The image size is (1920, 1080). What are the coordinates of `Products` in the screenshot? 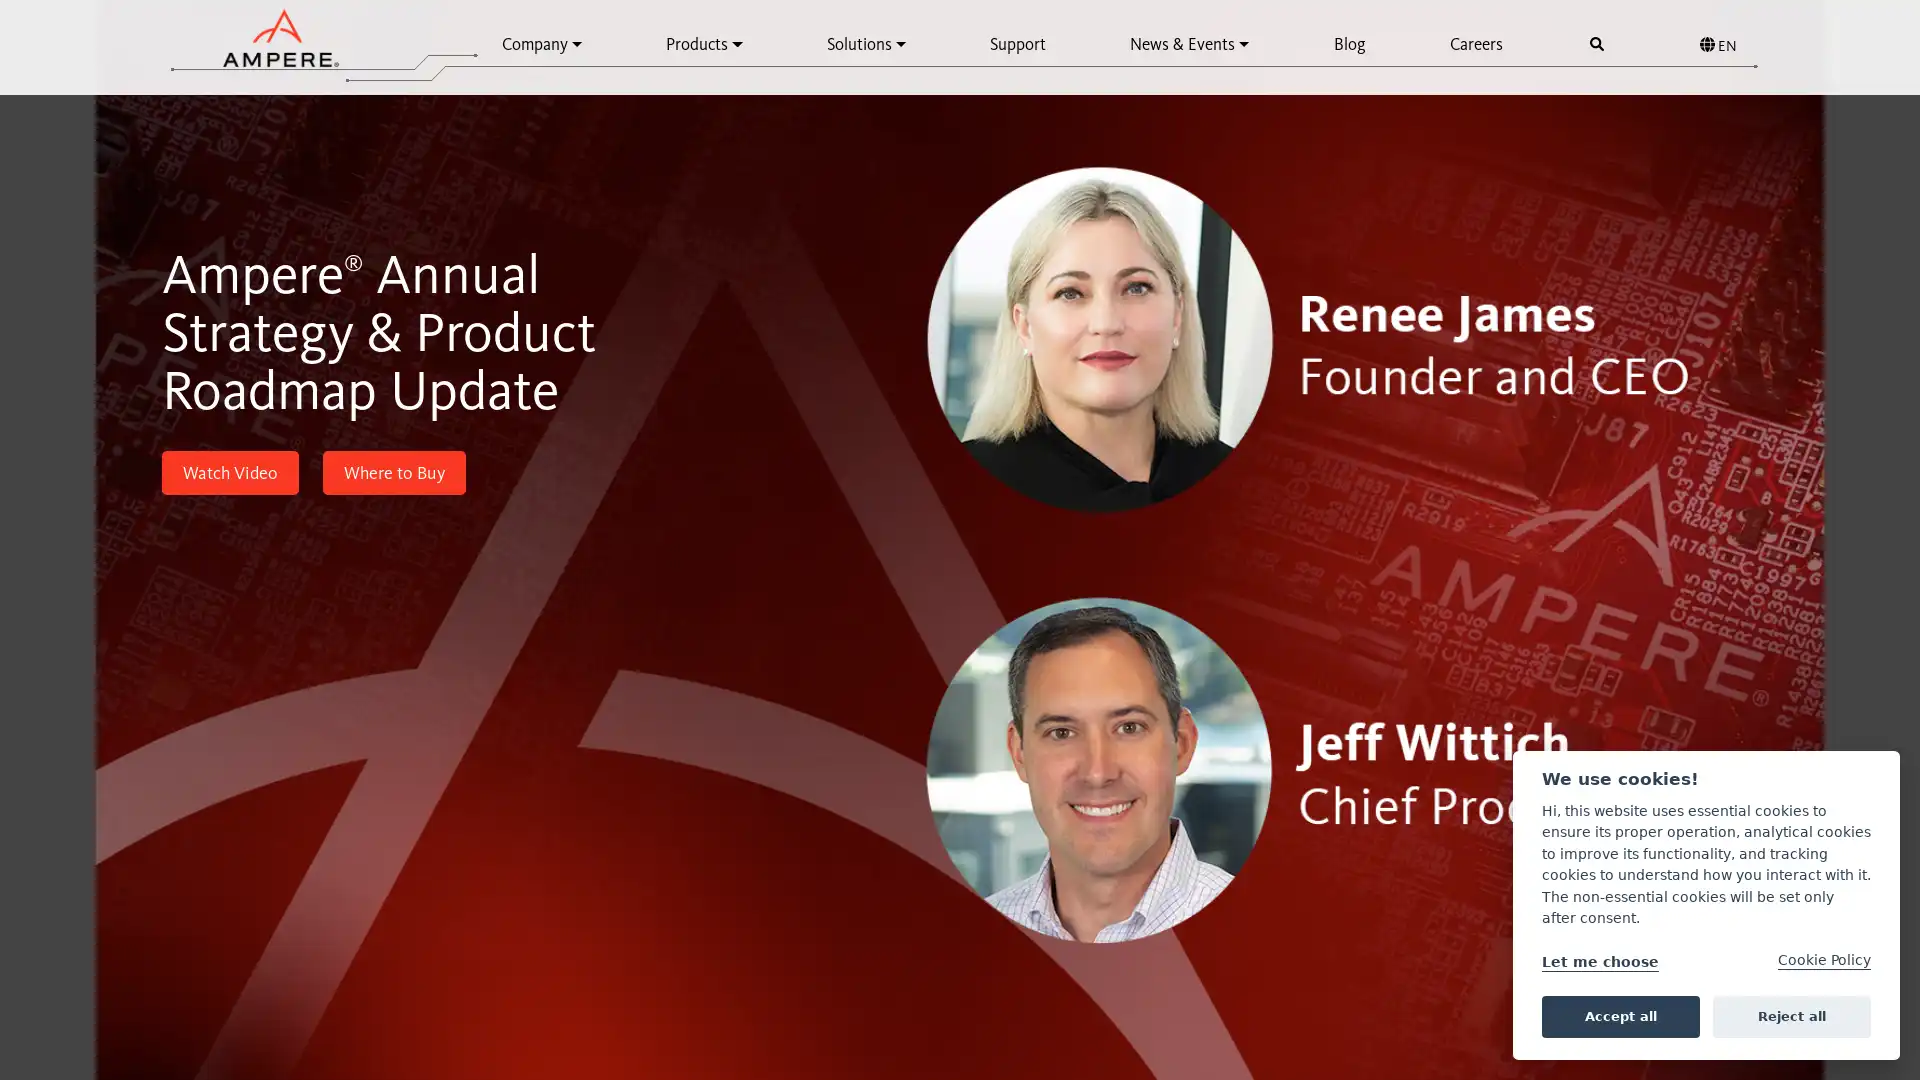 It's located at (704, 43).